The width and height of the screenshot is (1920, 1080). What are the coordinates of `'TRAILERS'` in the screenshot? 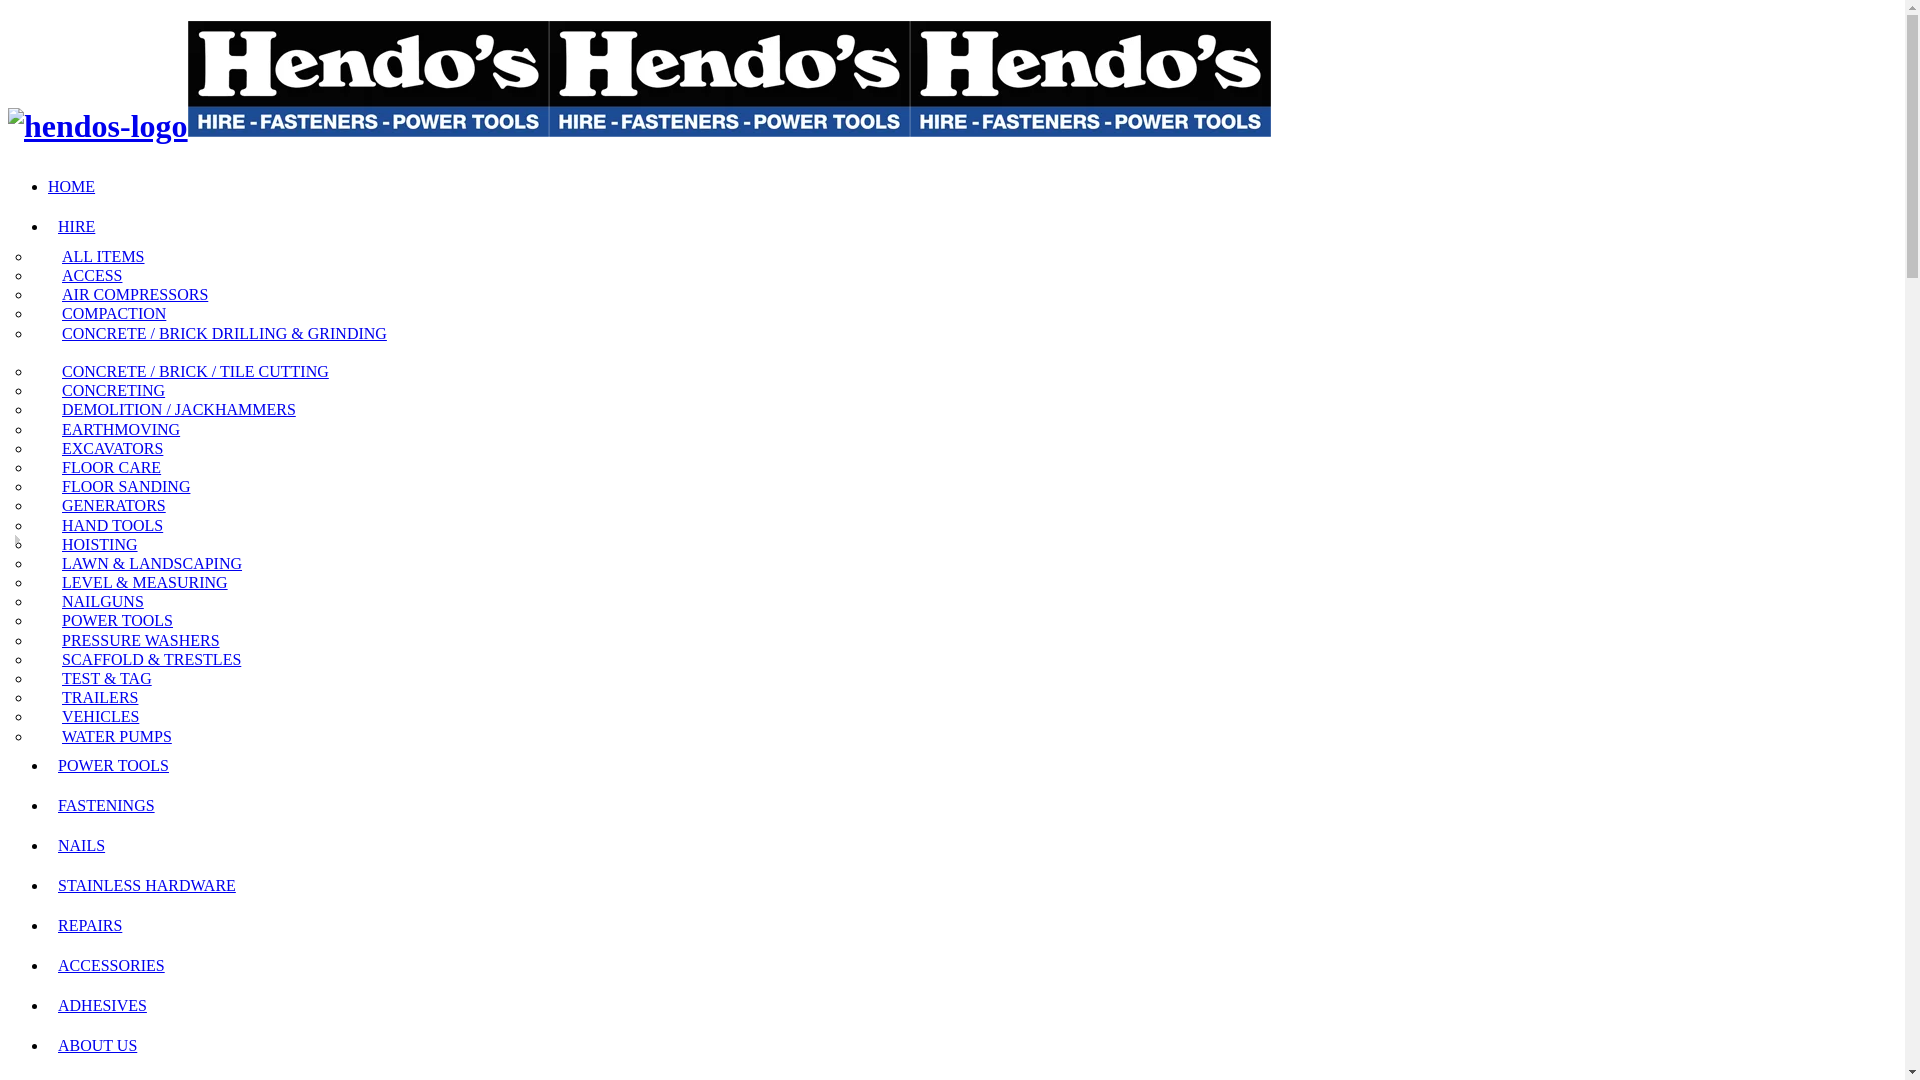 It's located at (94, 696).